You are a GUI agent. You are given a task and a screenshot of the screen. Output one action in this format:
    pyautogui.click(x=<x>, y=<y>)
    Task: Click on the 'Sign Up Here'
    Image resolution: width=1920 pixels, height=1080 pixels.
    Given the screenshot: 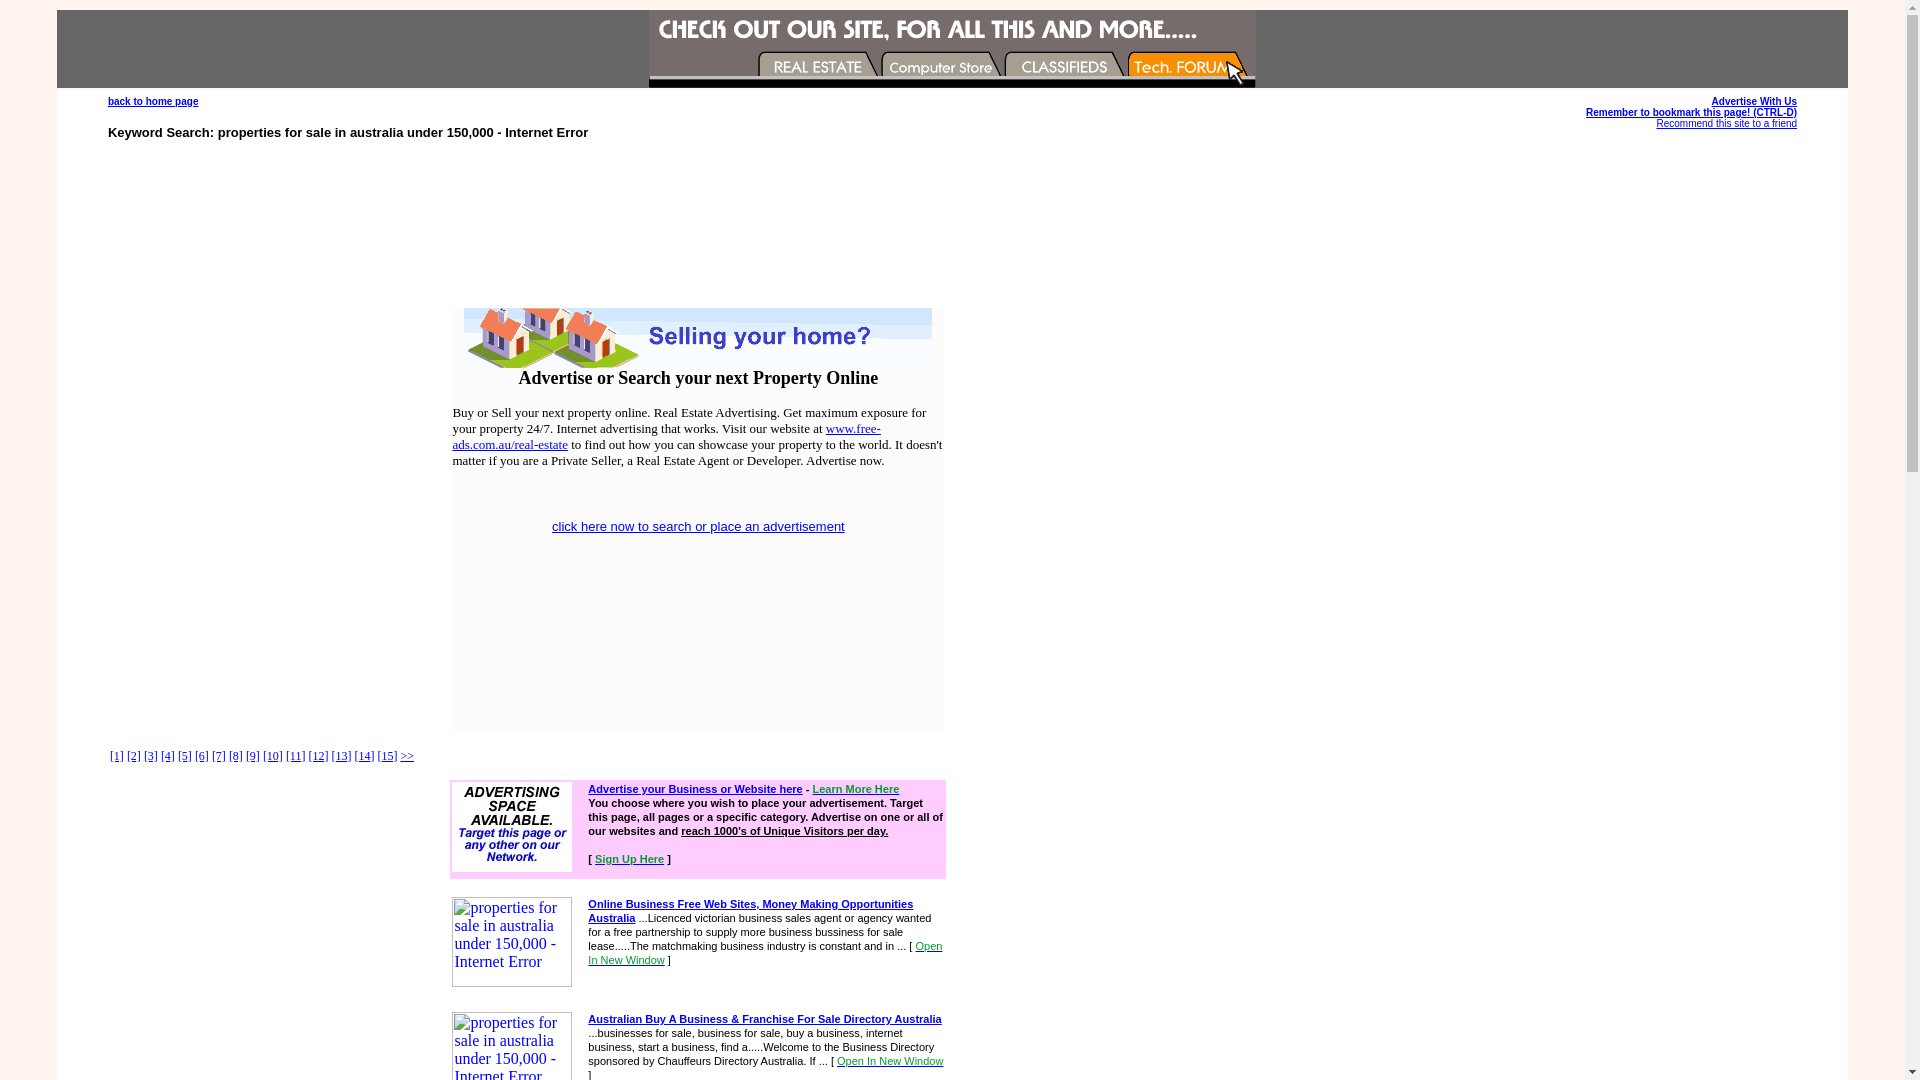 What is the action you would take?
    pyautogui.click(x=628, y=858)
    